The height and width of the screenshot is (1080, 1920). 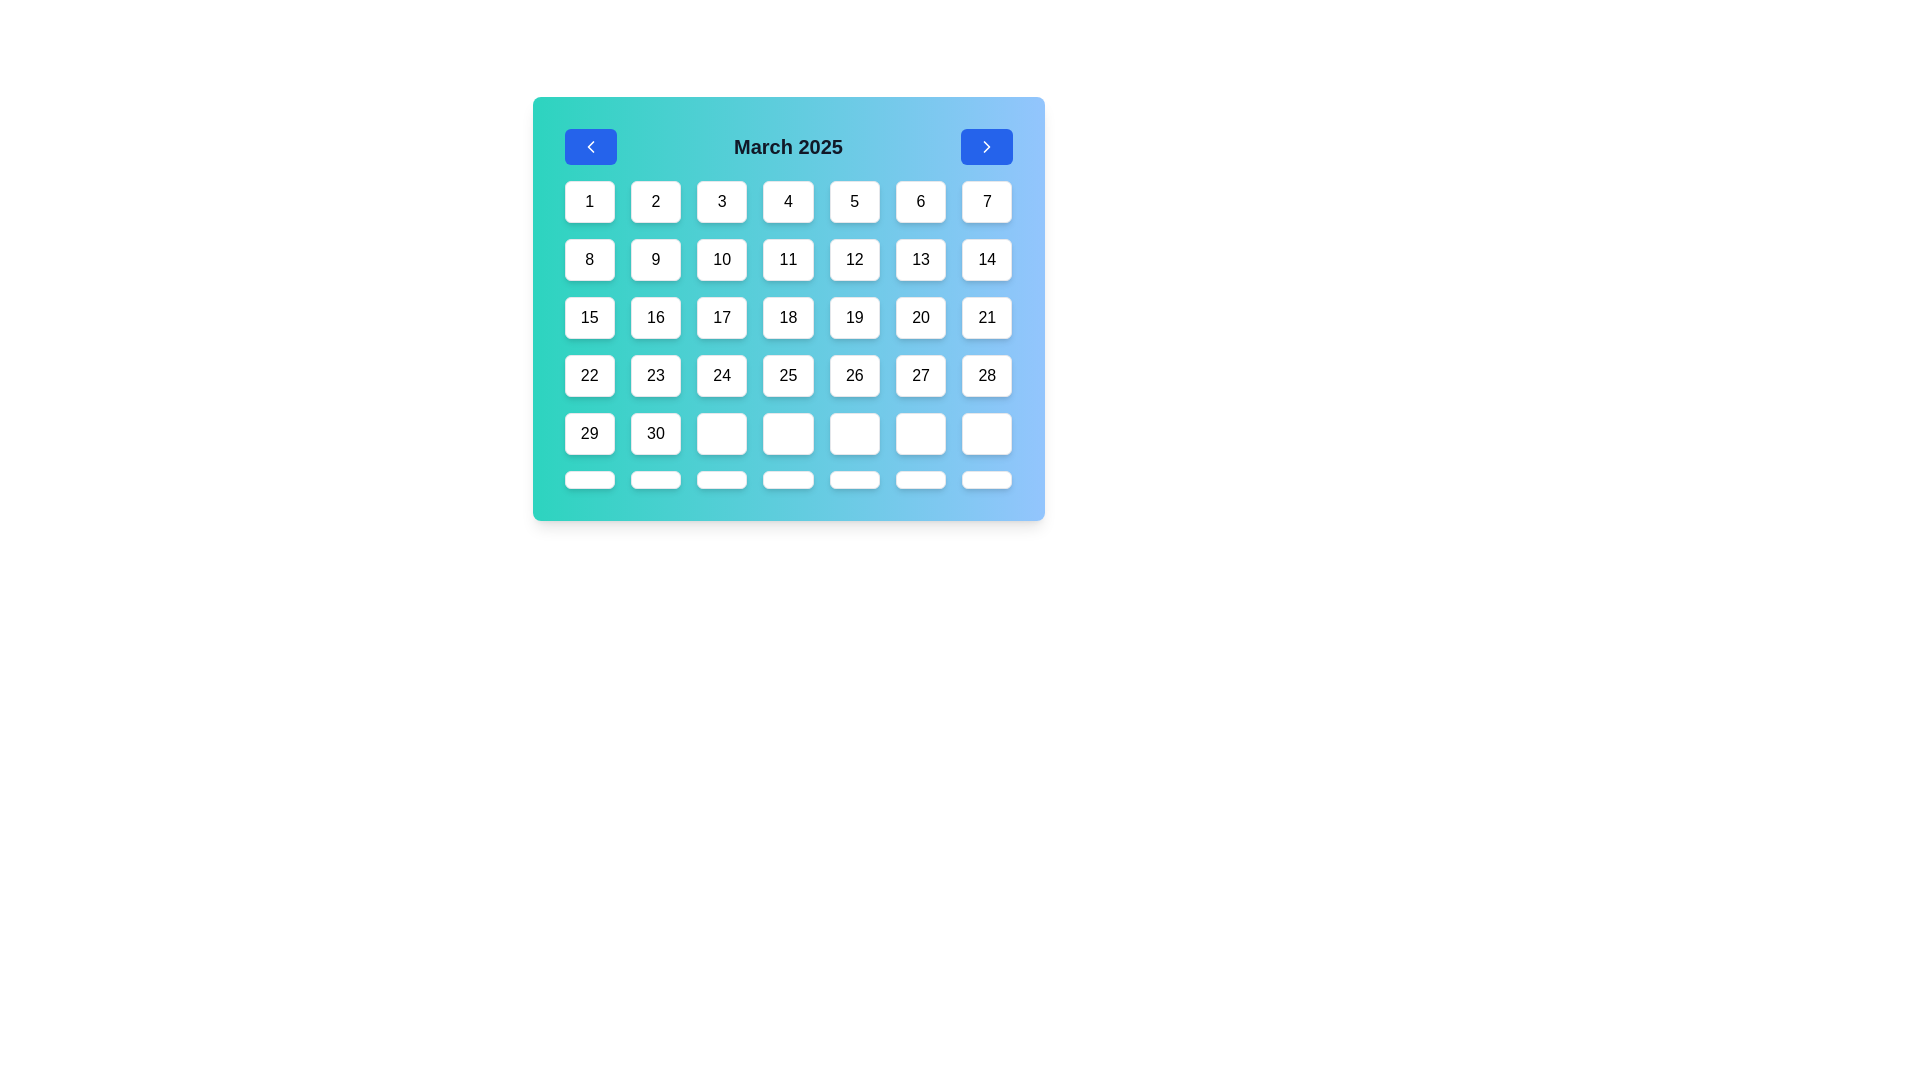 What do you see at coordinates (655, 201) in the screenshot?
I see `the calendar date cell representing the date '2', which is the second item in the first row of a calendar grid` at bounding box center [655, 201].